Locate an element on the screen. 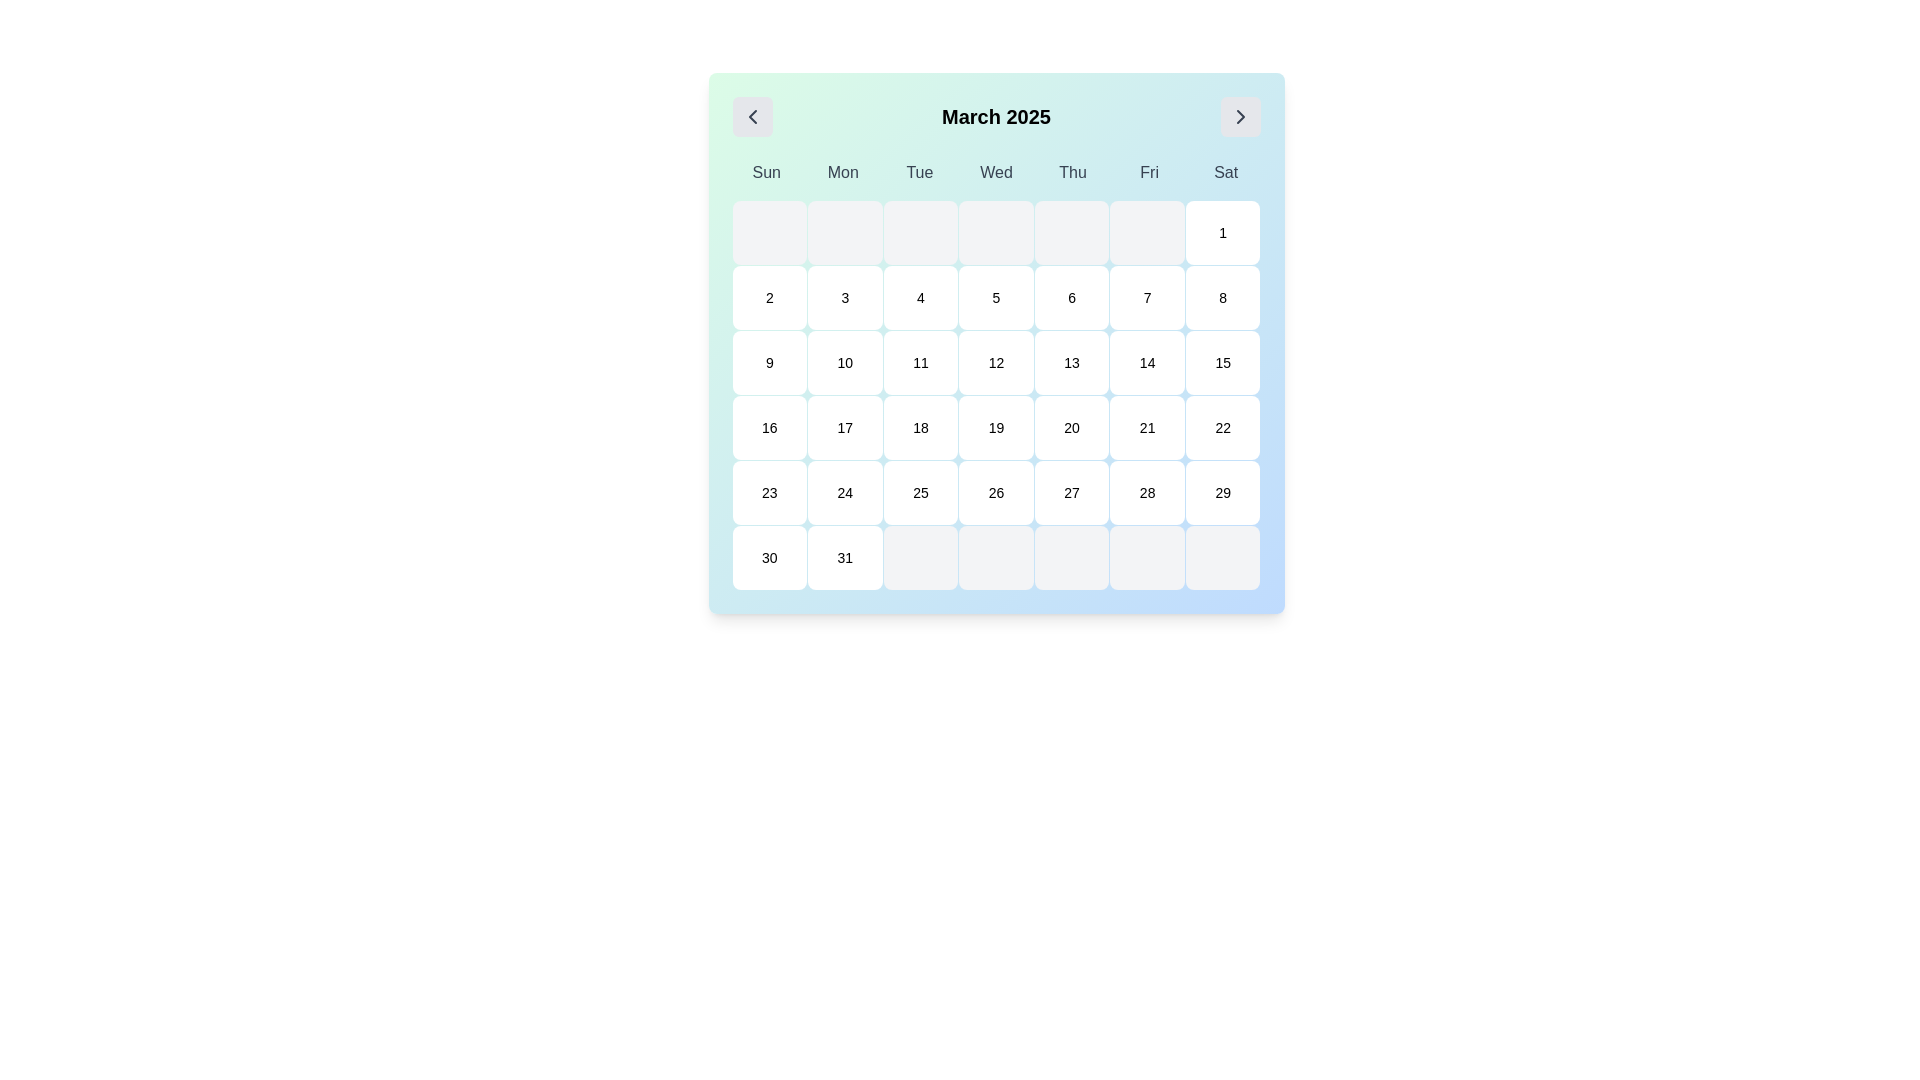 The image size is (1920, 1080). the button representing the fifth day of March 2025 in the calendar interface is located at coordinates (996, 297).